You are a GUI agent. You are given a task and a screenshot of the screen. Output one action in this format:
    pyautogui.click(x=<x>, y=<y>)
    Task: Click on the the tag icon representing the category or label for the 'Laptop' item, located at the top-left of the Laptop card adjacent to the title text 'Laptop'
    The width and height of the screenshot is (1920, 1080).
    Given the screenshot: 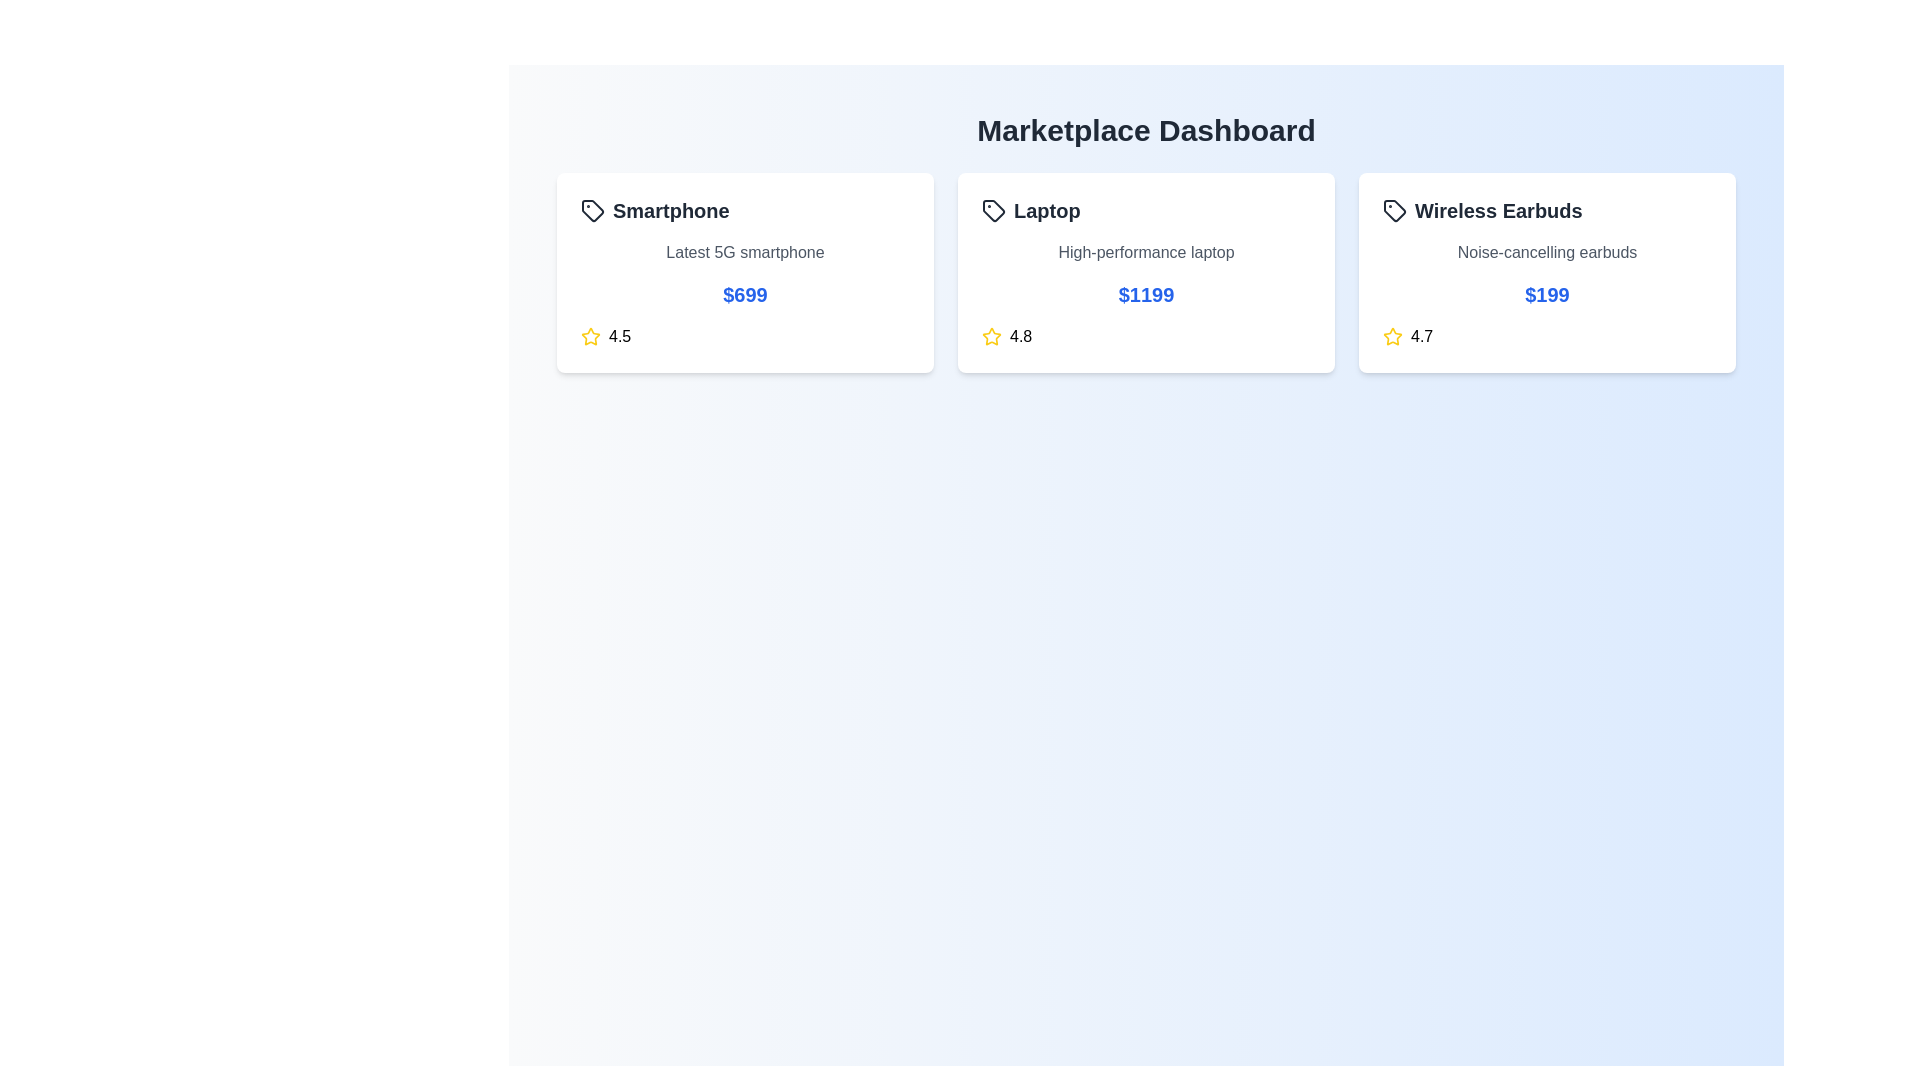 What is the action you would take?
    pyautogui.click(x=993, y=211)
    